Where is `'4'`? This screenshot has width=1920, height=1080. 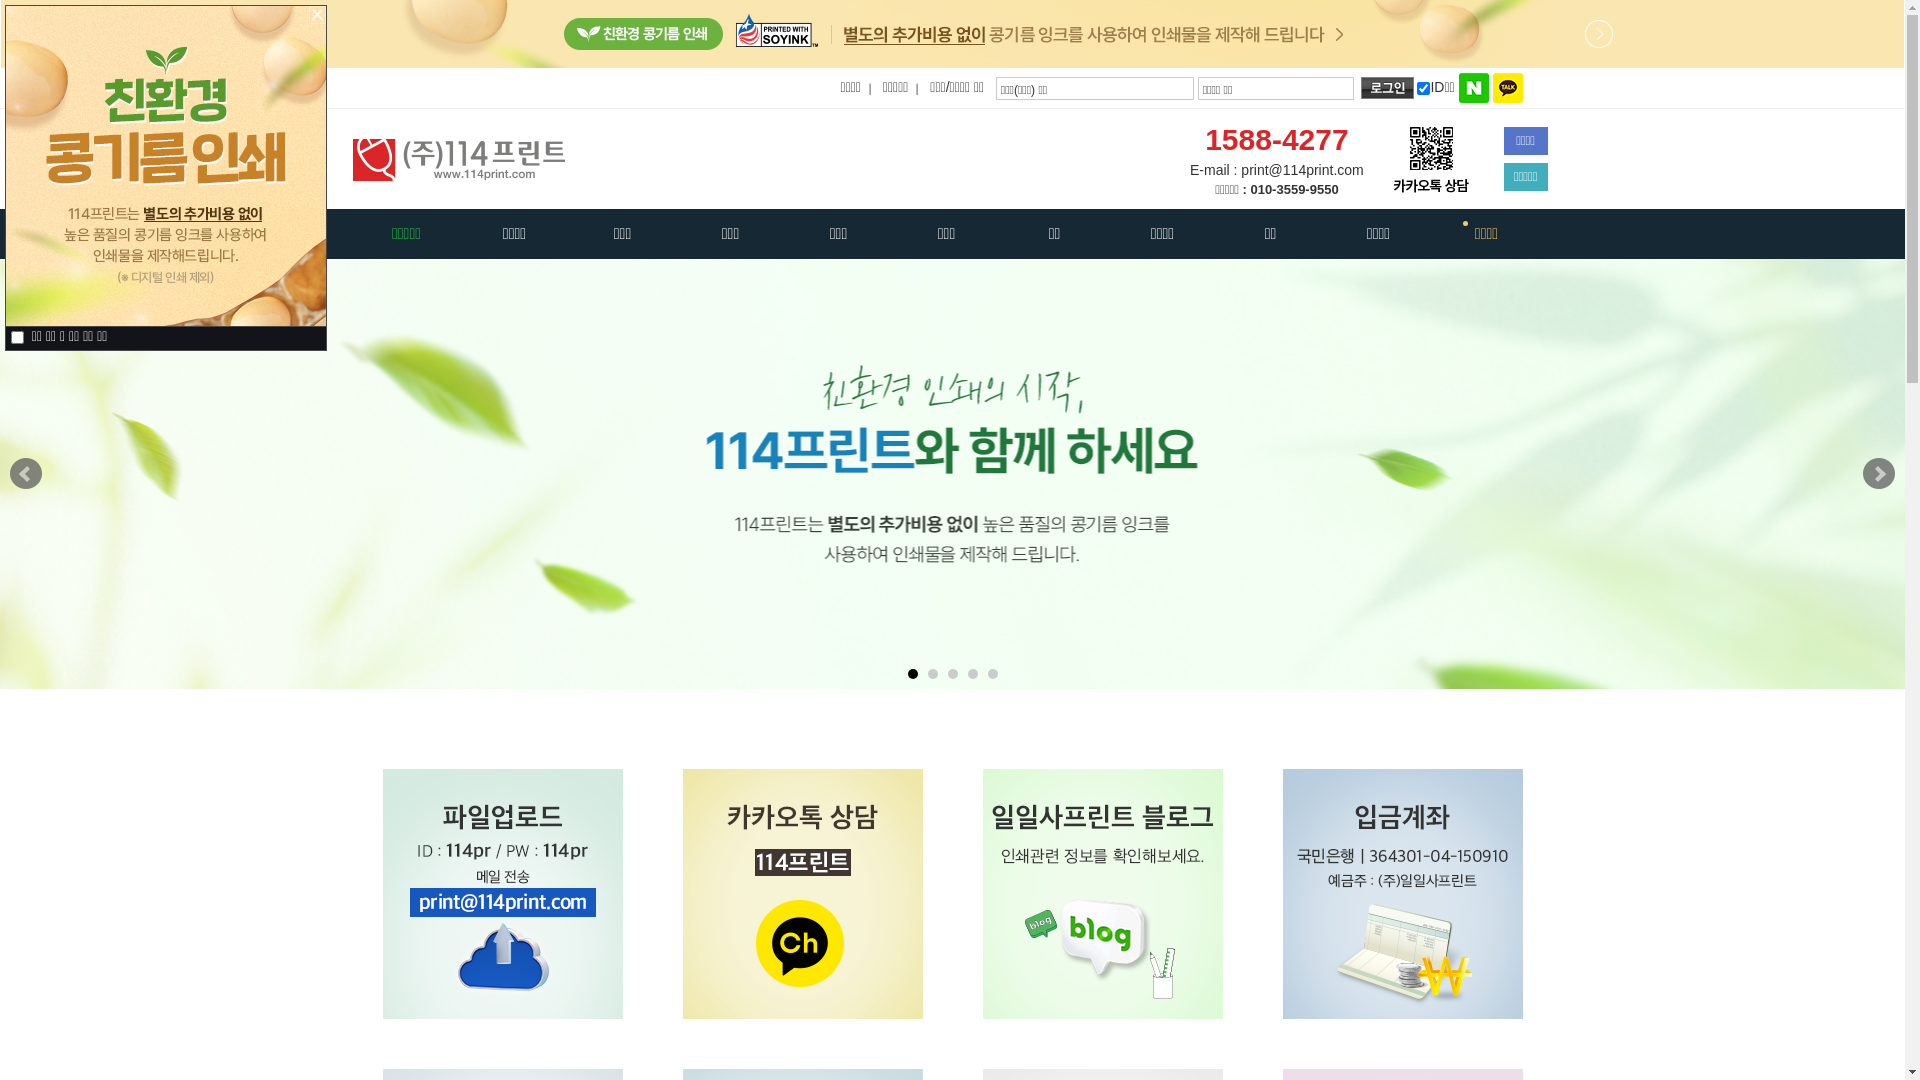
'4' is located at coordinates (973, 674).